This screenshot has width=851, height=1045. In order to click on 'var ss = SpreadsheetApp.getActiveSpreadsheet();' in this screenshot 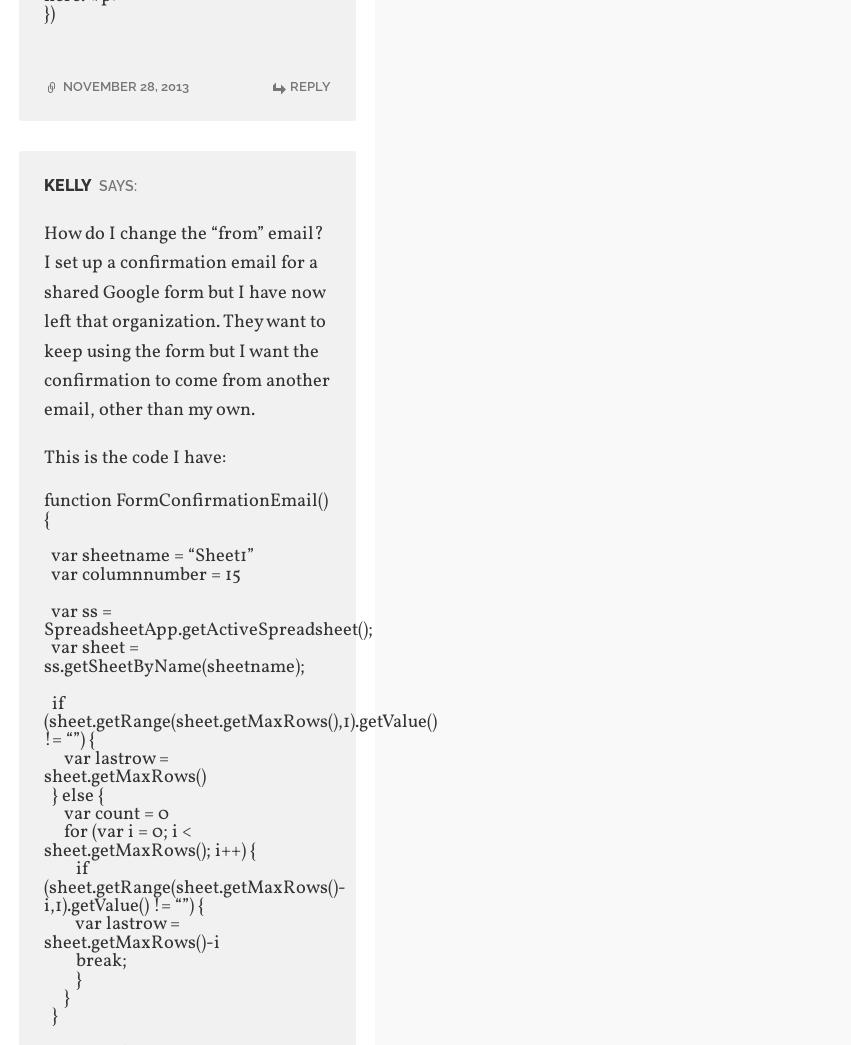, I will do `click(209, 618)`.